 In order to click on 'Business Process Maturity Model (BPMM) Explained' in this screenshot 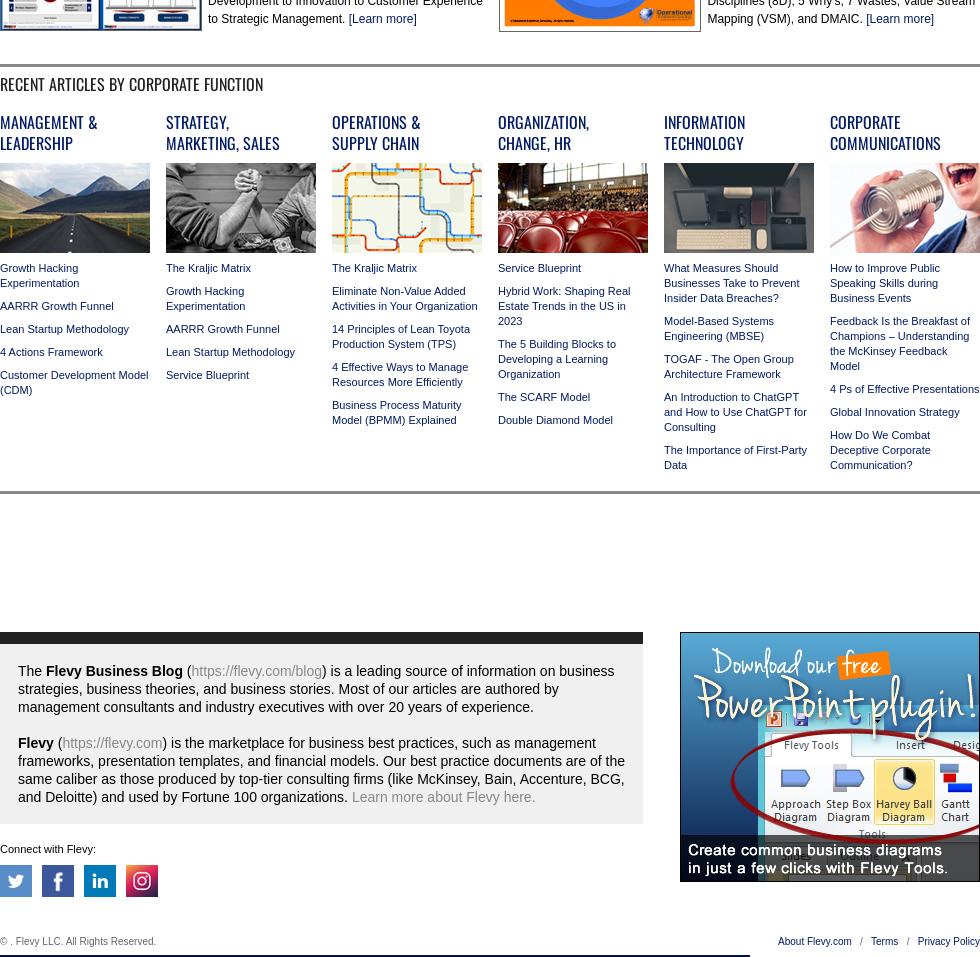, I will do `click(332, 411)`.